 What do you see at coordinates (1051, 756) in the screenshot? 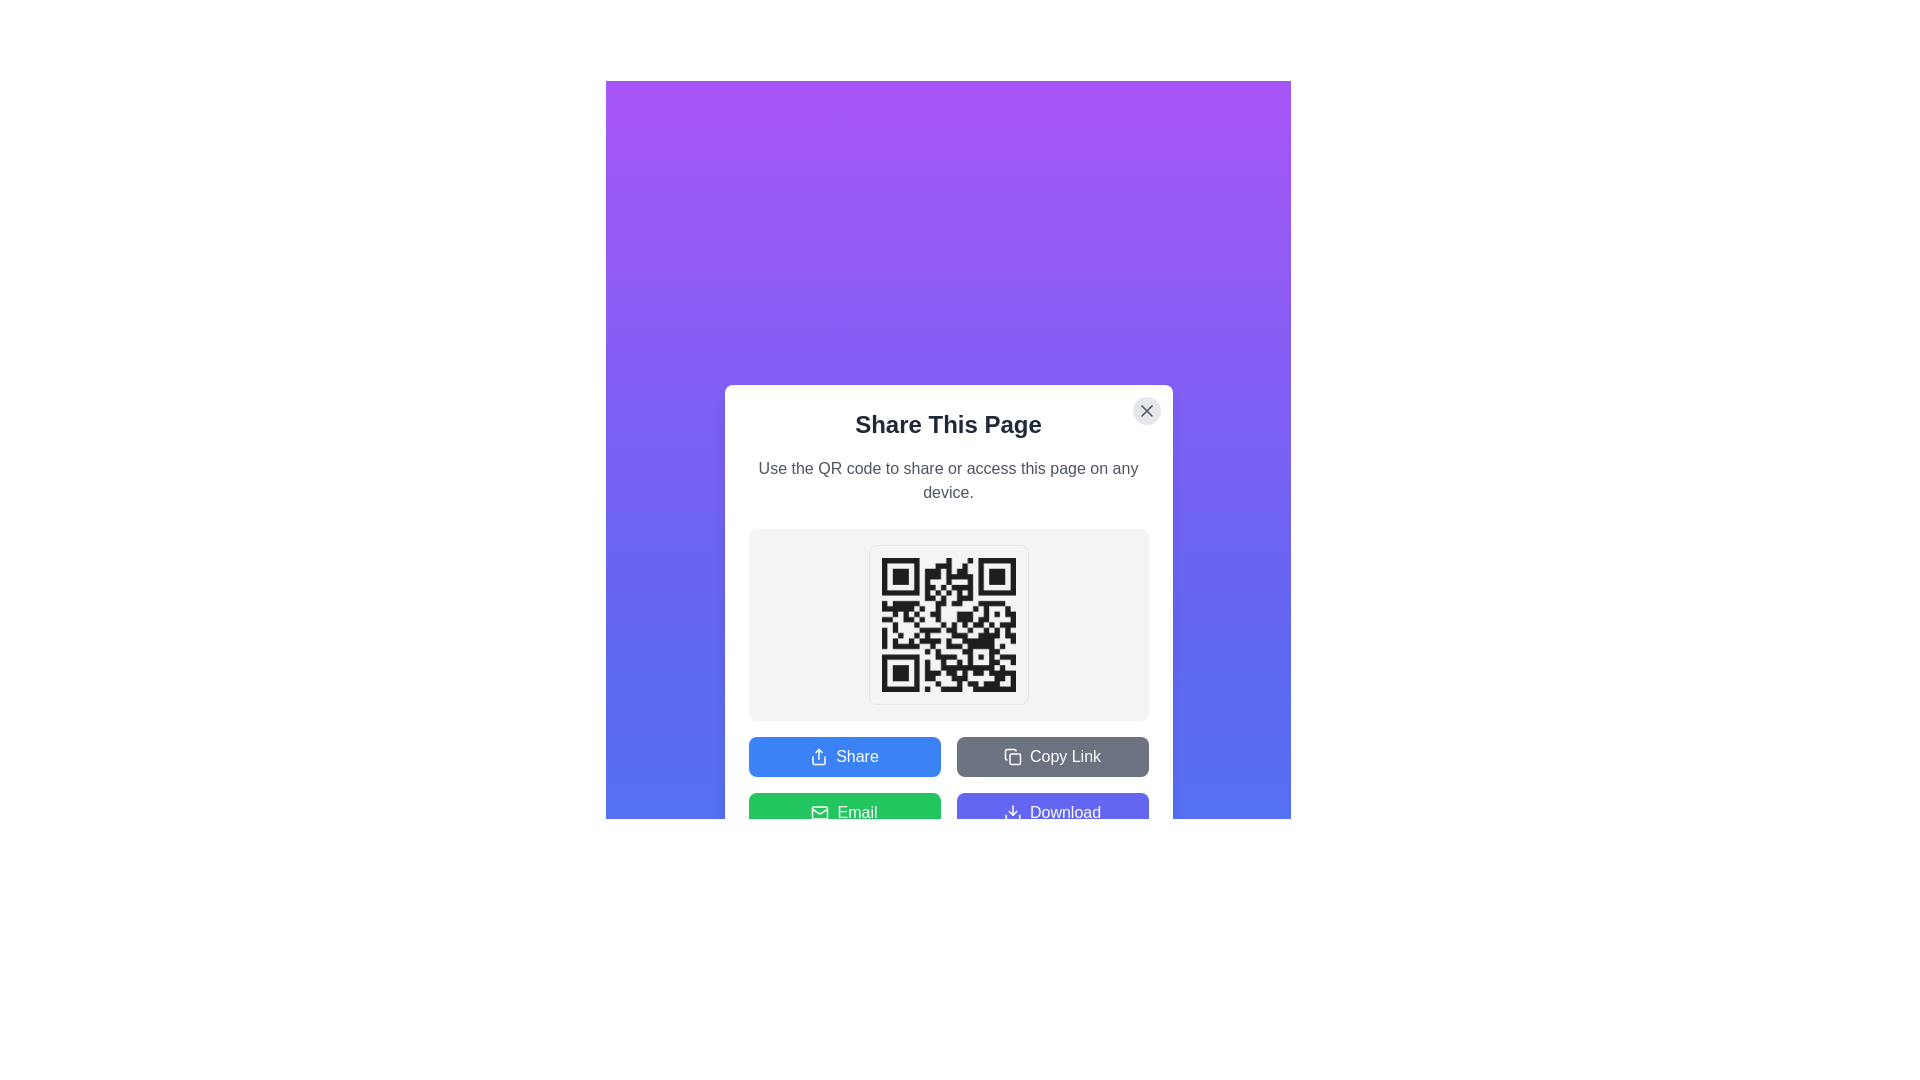
I see `the button with text and icon that copies a link to the clipboard` at bounding box center [1051, 756].